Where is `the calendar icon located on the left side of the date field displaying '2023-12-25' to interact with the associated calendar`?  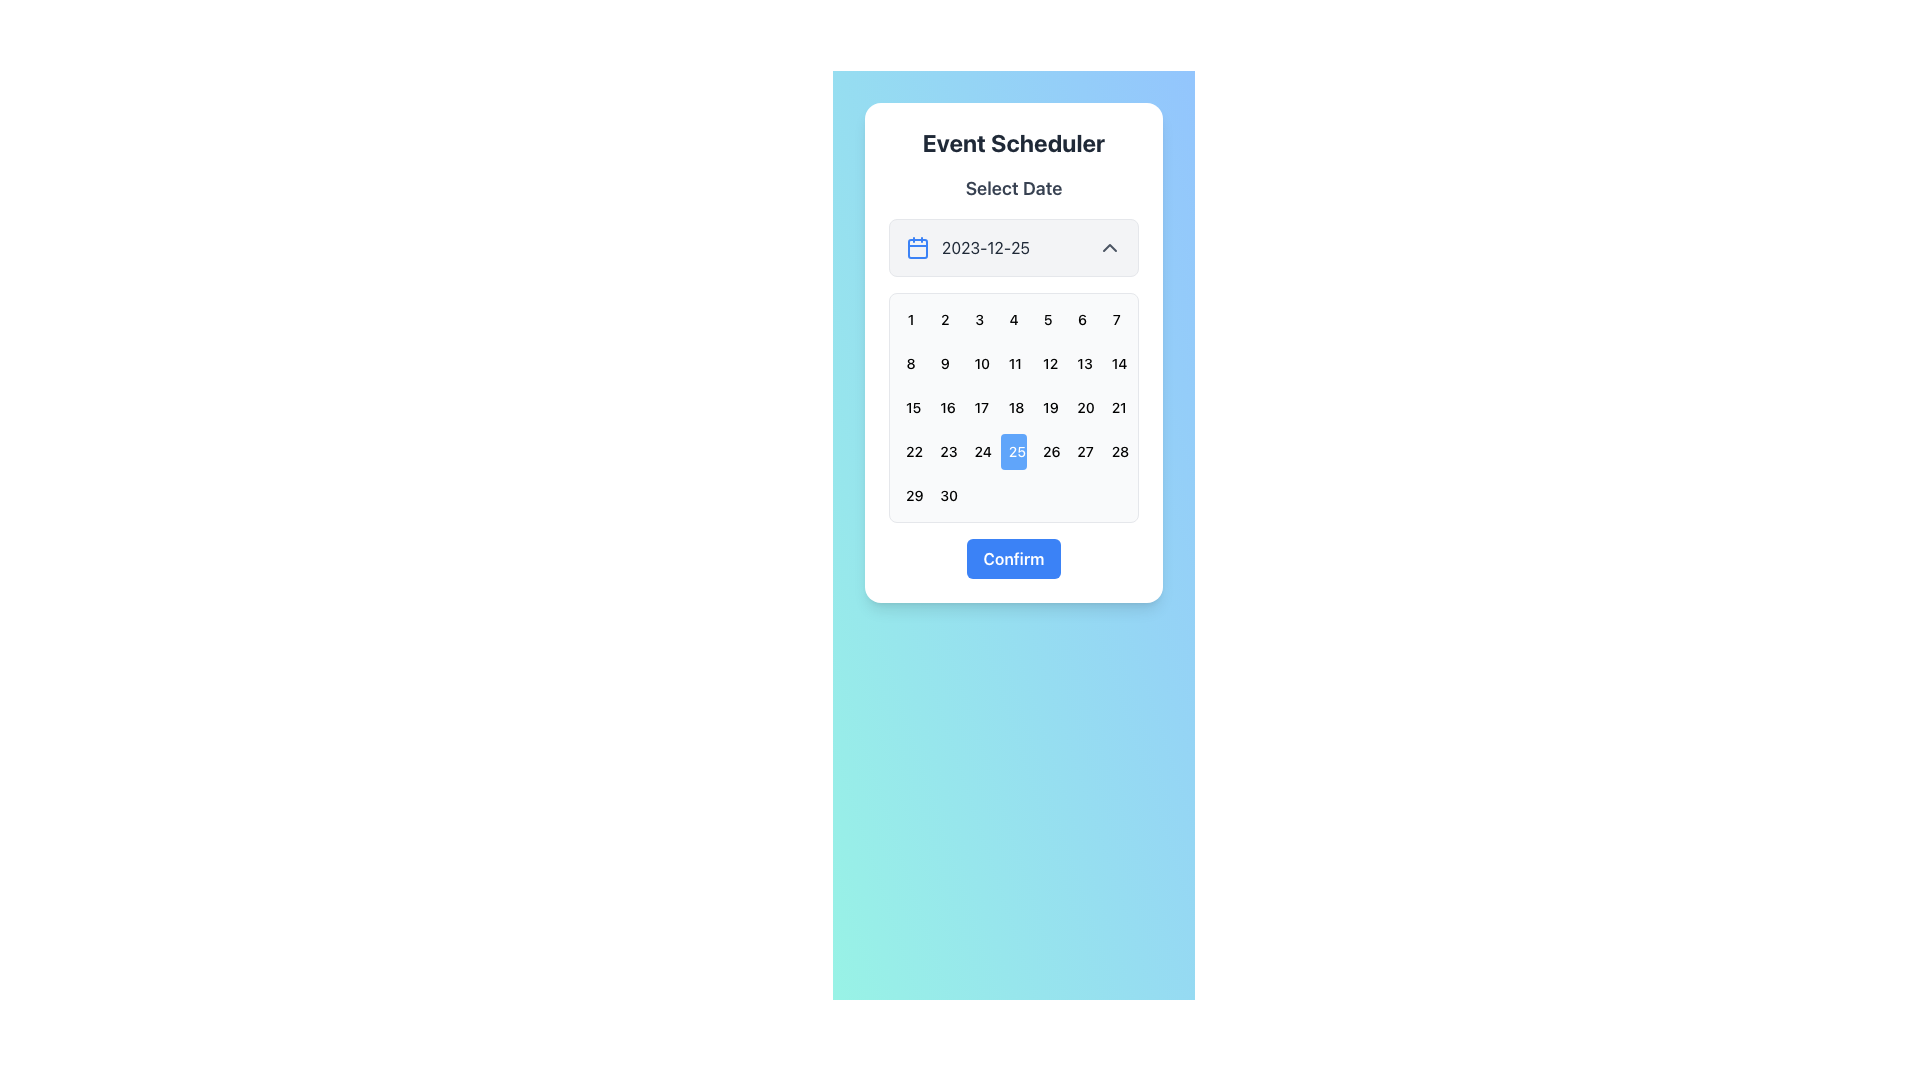 the calendar icon located on the left side of the date field displaying '2023-12-25' to interact with the associated calendar is located at coordinates (916, 246).